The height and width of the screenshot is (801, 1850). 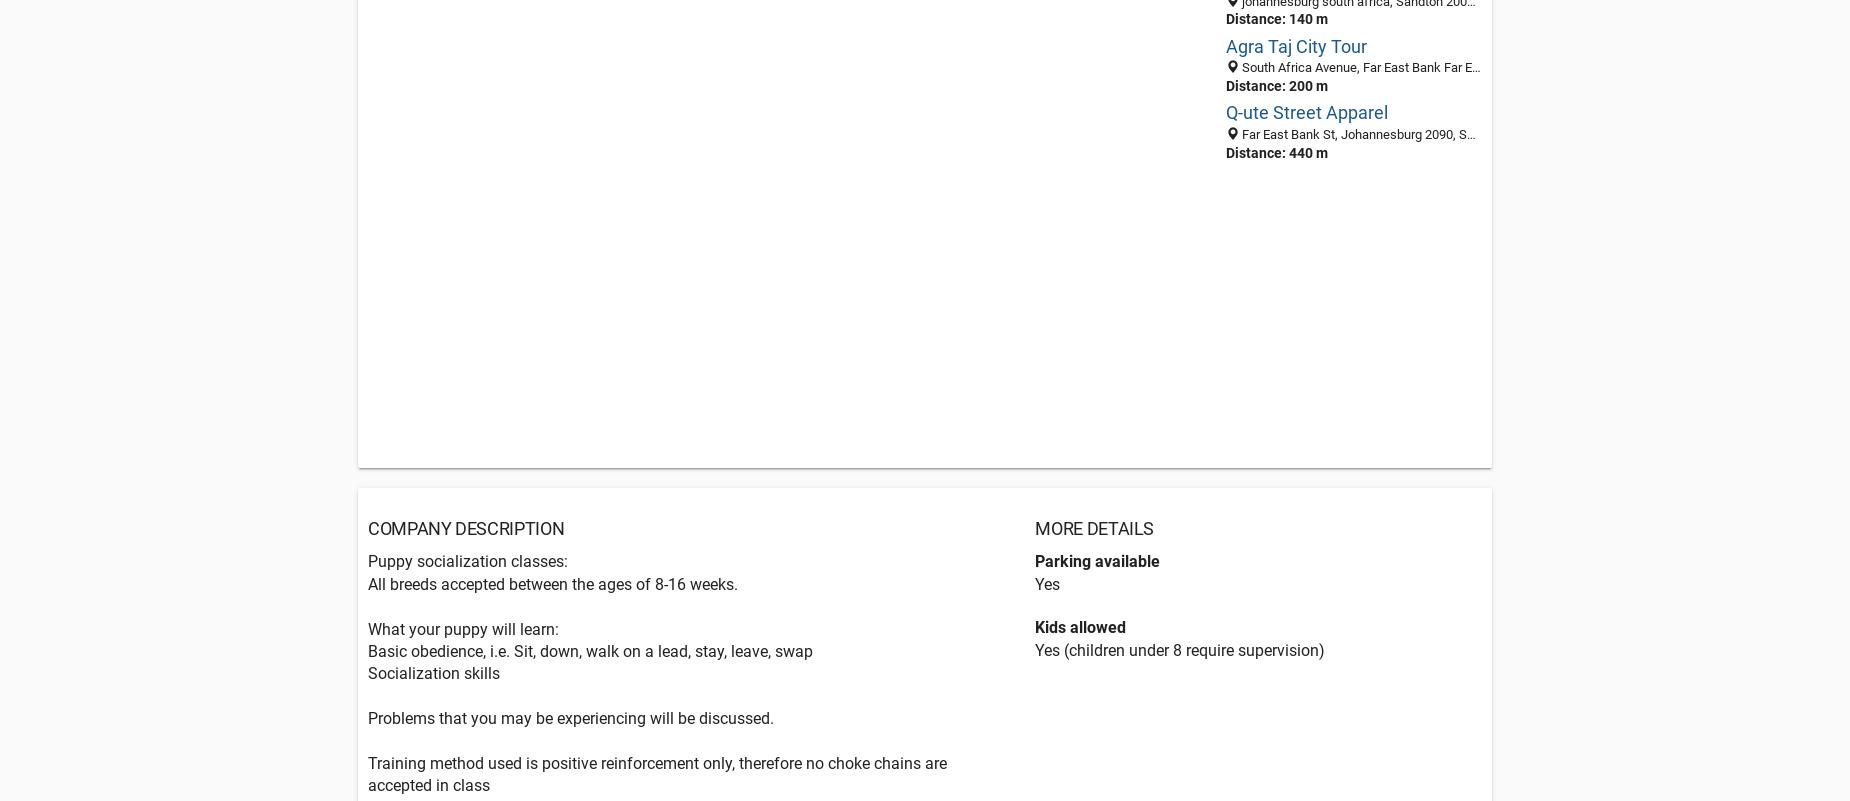 What do you see at coordinates (1470, 66) in the screenshot?
I see `'South Africa Avenue, Far East Bank Far East Bank, Sandton 2090, GP, South Africa'` at bounding box center [1470, 66].